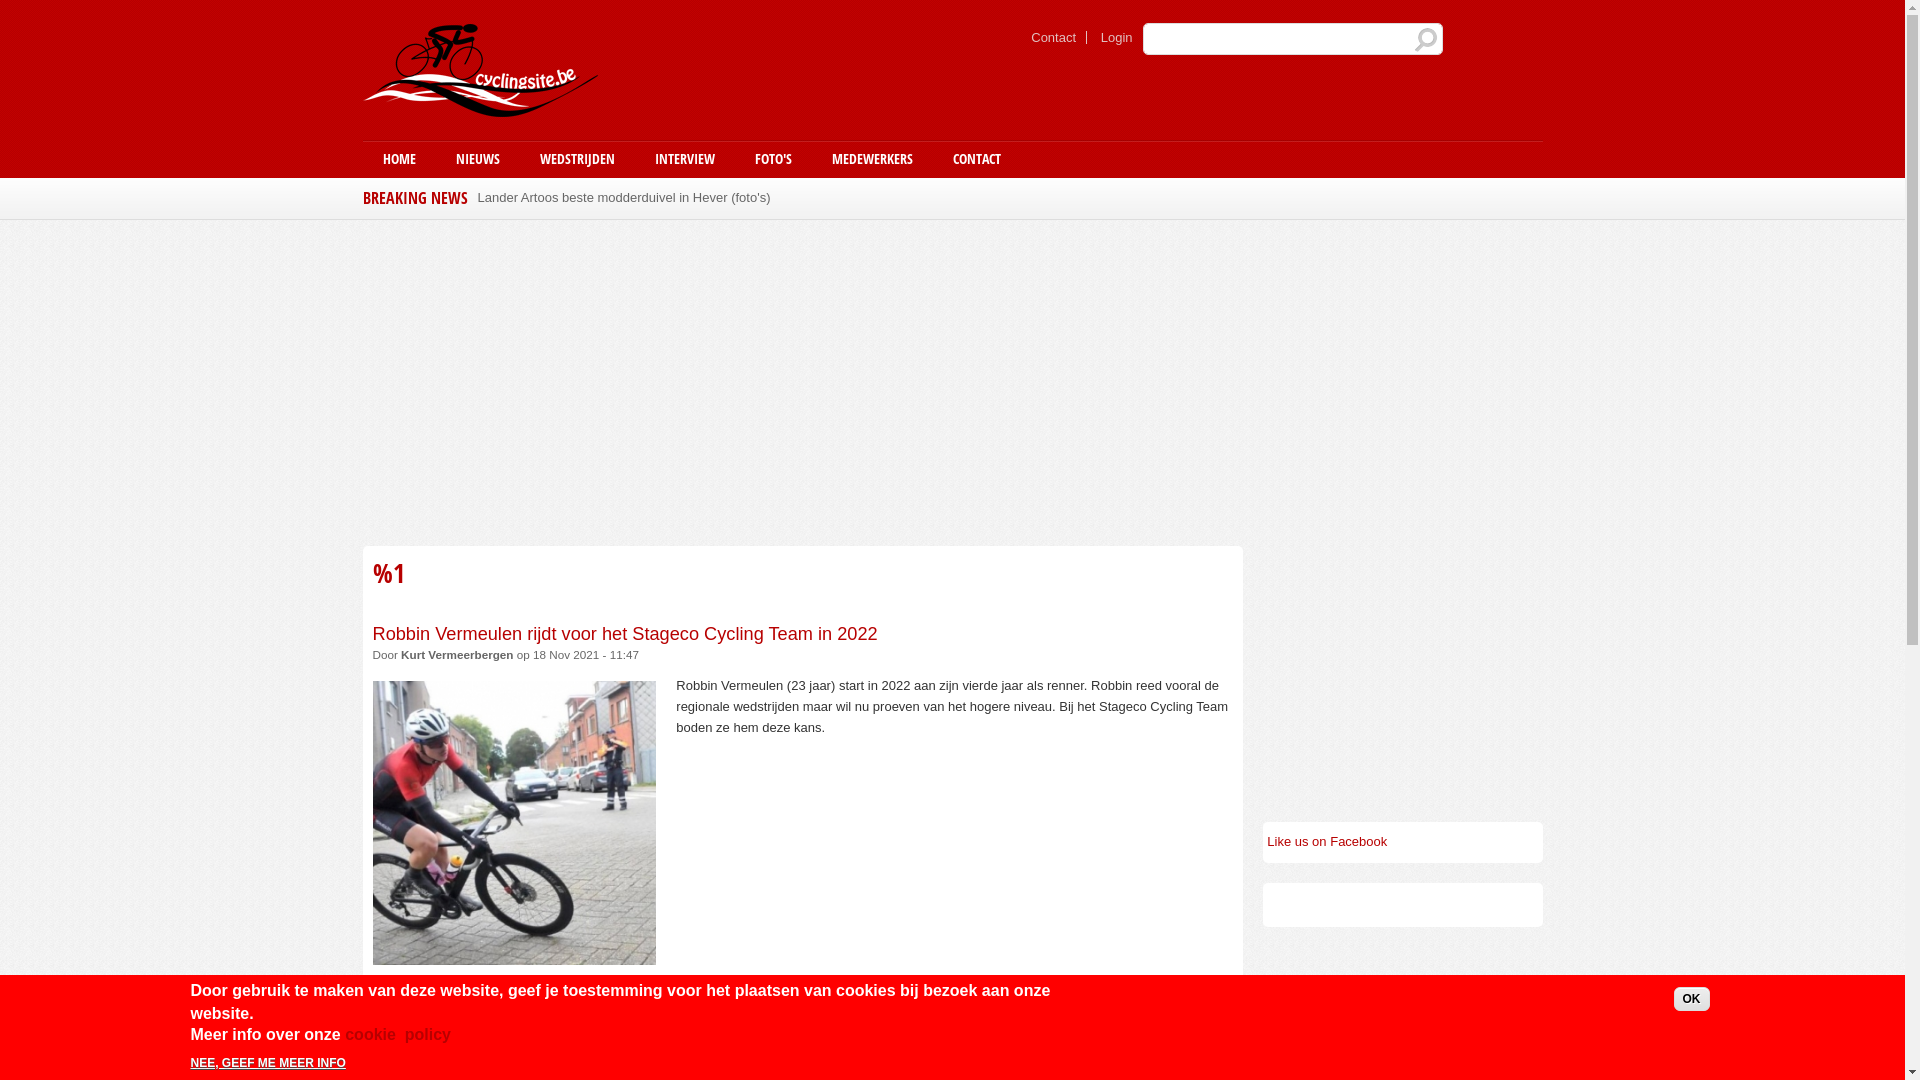  Describe the element at coordinates (398, 158) in the screenshot. I see `'HOME'` at that location.